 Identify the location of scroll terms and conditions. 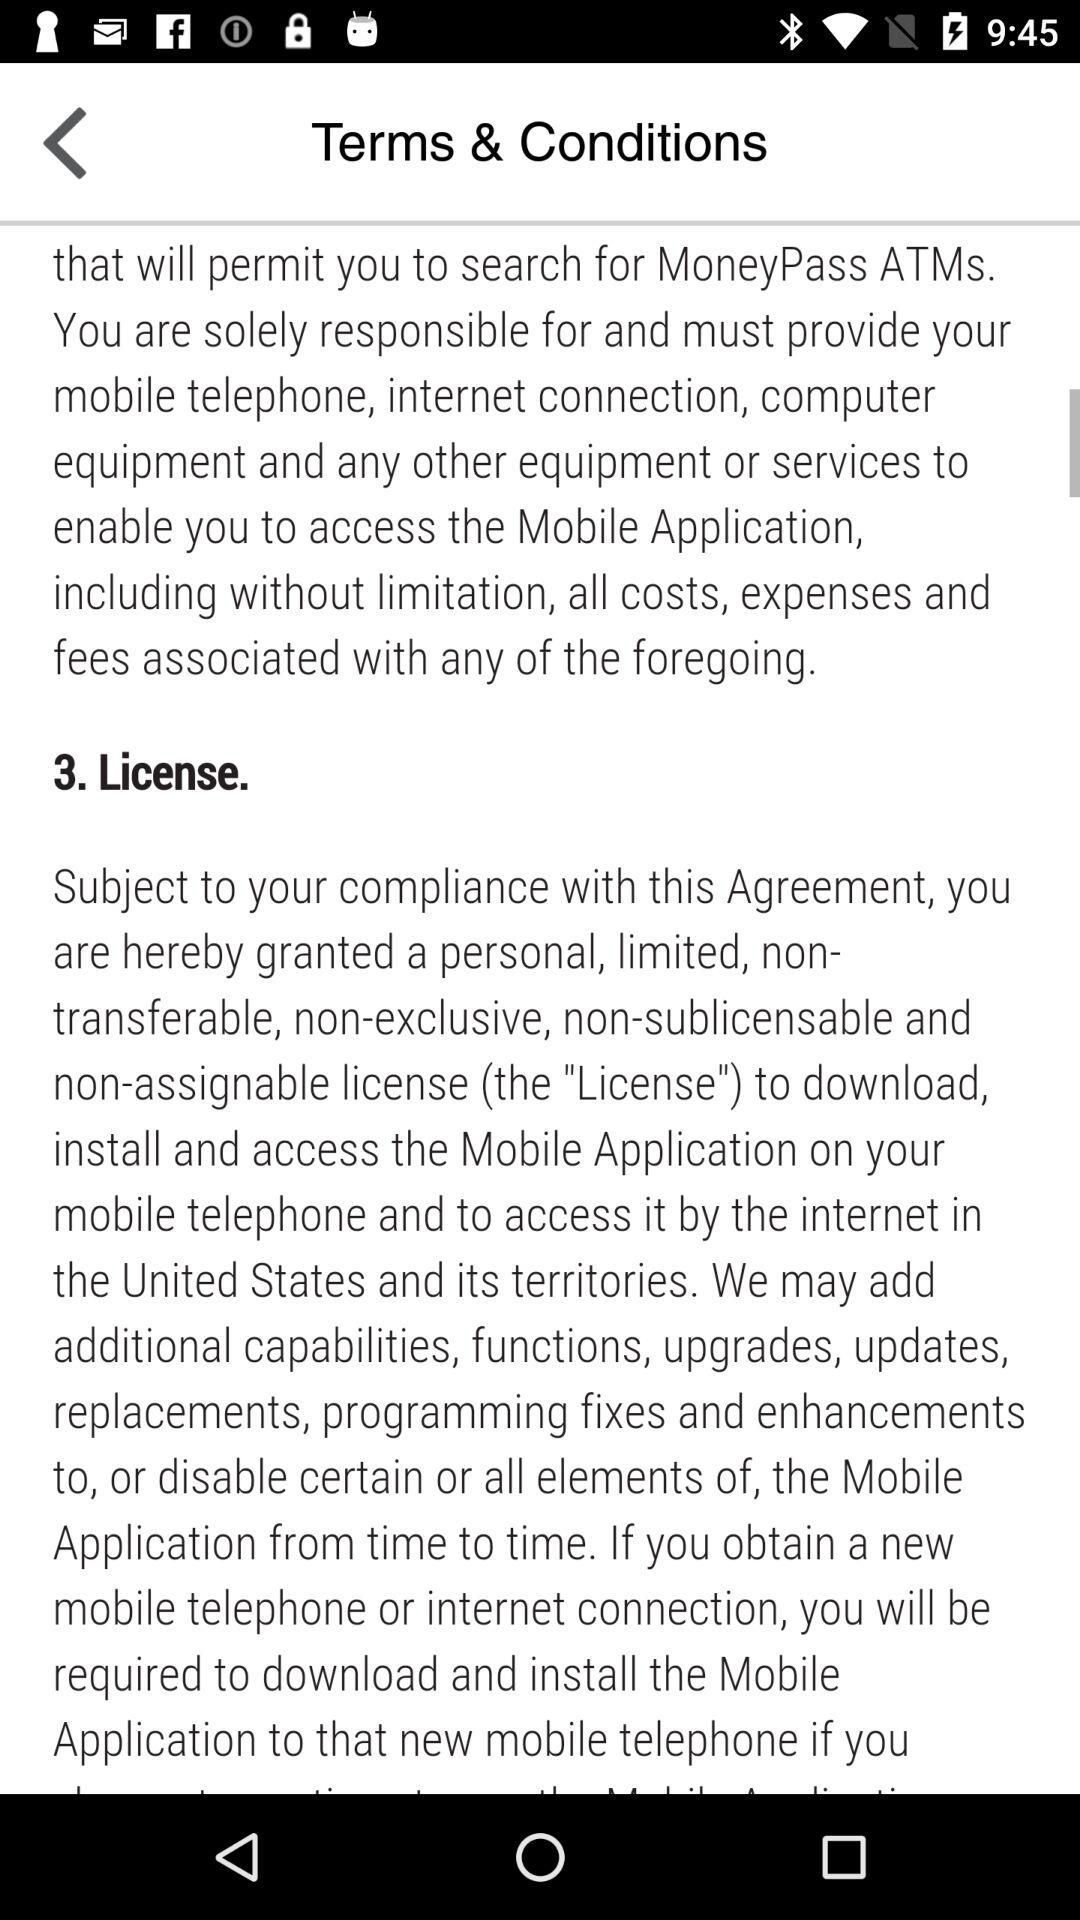
(540, 1009).